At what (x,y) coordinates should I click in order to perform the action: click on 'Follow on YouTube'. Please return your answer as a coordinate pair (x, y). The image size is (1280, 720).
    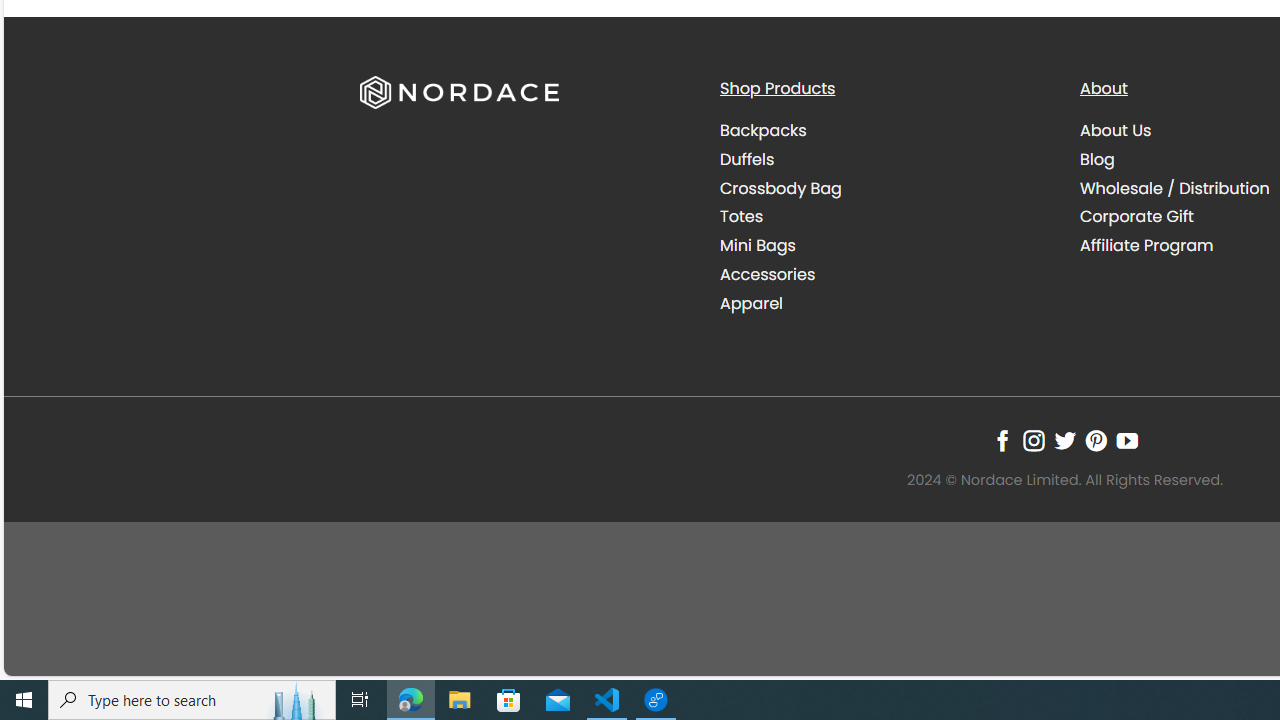
    Looking at the image, I should click on (1127, 440).